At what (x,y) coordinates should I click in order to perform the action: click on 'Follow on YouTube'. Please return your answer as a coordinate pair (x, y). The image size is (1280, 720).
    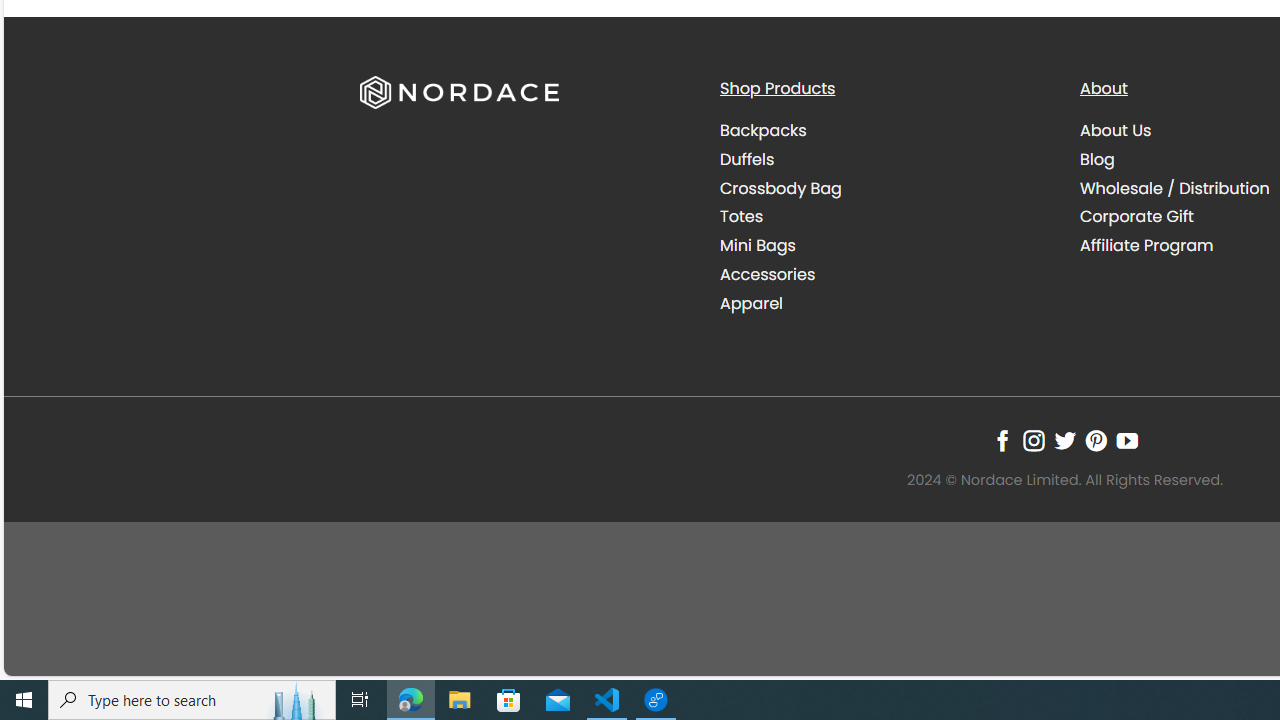
    Looking at the image, I should click on (1127, 440).